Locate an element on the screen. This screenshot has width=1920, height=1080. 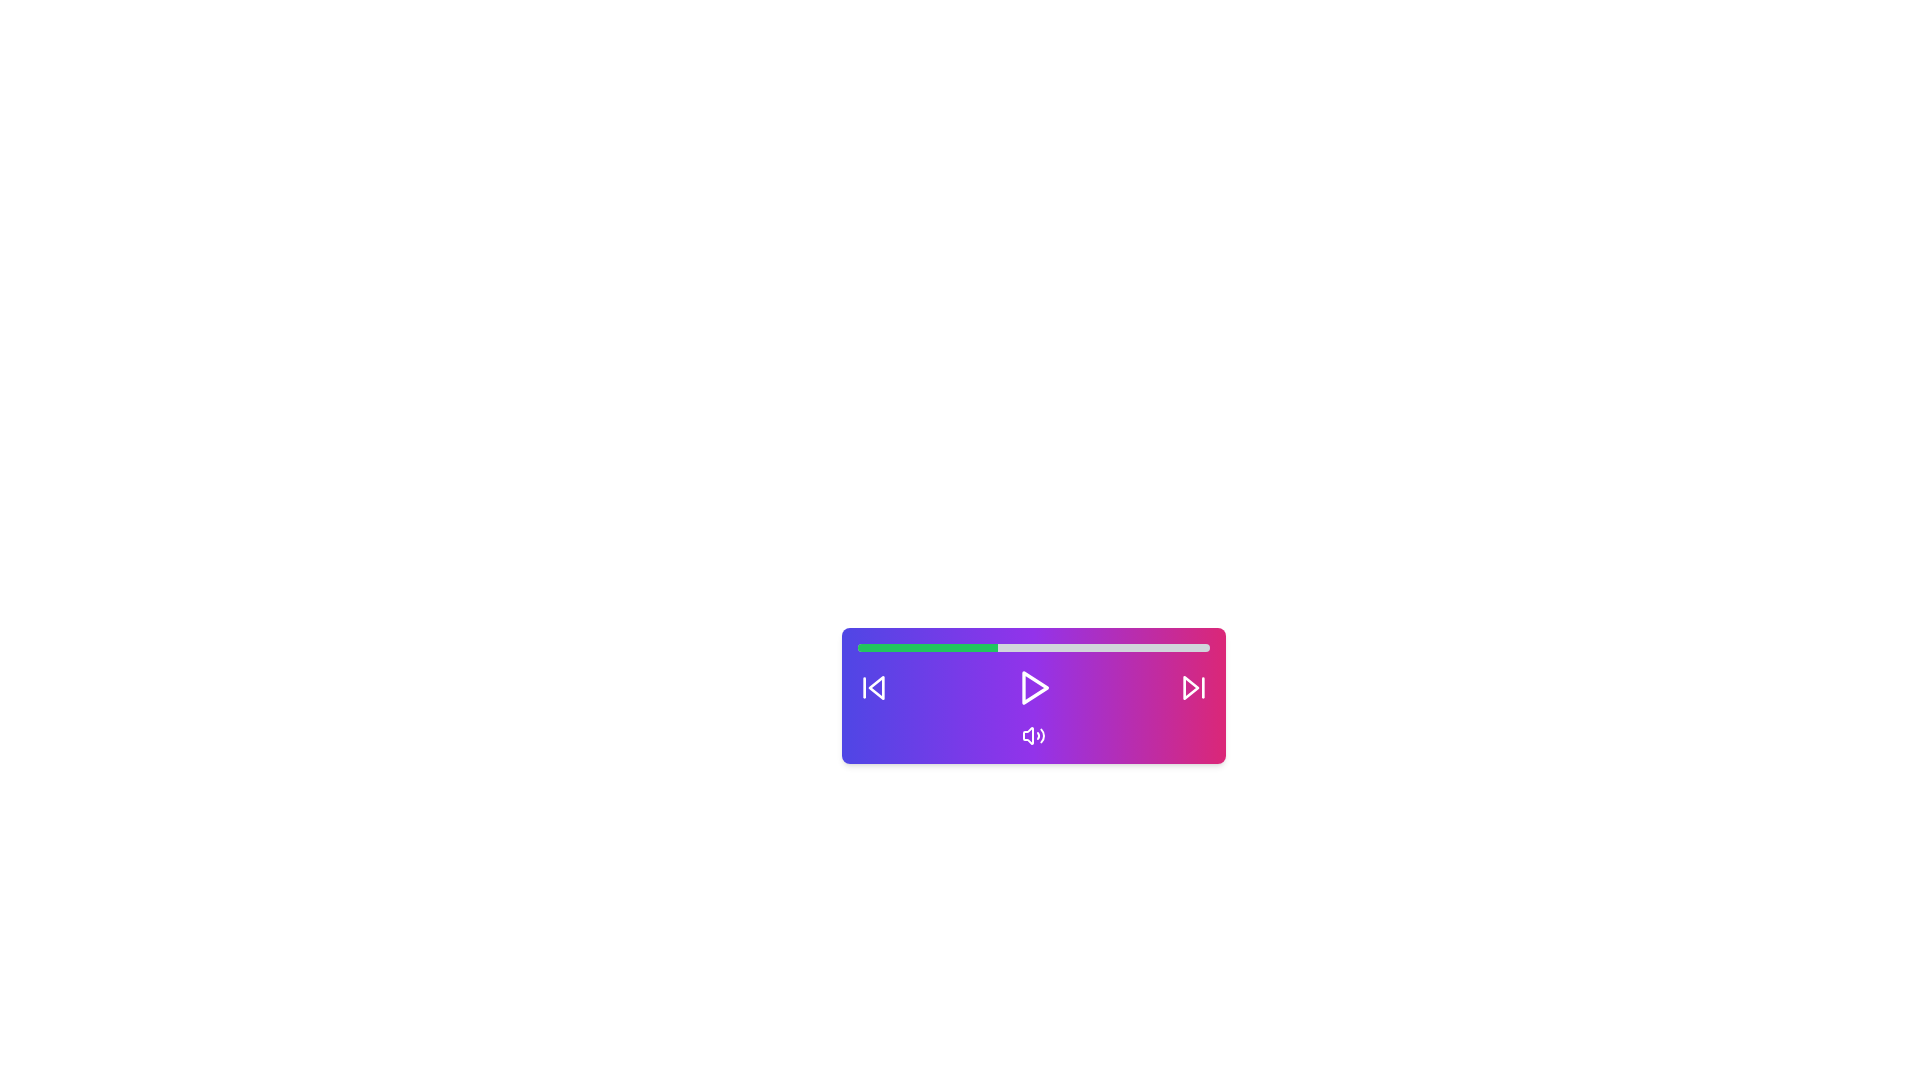
the volume to 19 percent is located at coordinates (923, 648).